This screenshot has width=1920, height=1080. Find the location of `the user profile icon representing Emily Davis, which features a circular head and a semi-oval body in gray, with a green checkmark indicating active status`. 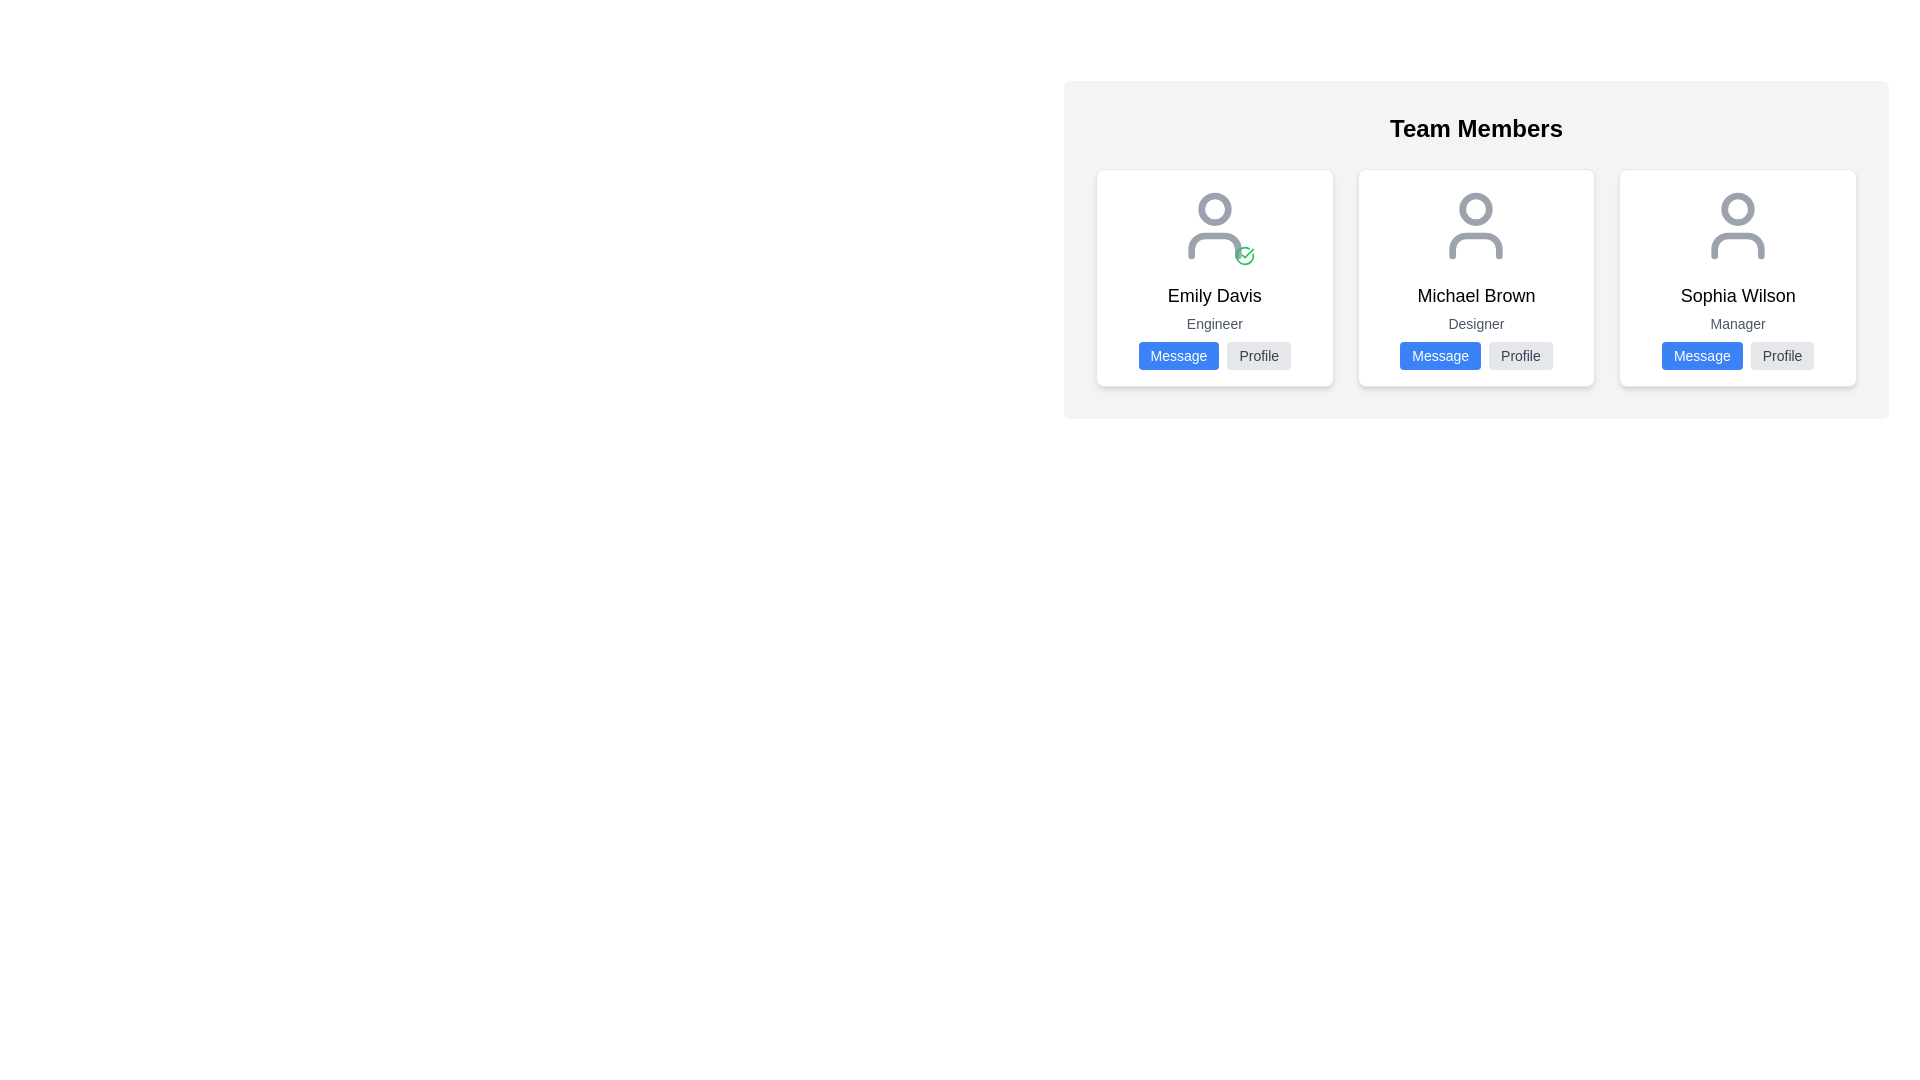

the user profile icon representing Emily Davis, which features a circular head and a semi-oval body in gray, with a green checkmark indicating active status is located at coordinates (1213, 225).